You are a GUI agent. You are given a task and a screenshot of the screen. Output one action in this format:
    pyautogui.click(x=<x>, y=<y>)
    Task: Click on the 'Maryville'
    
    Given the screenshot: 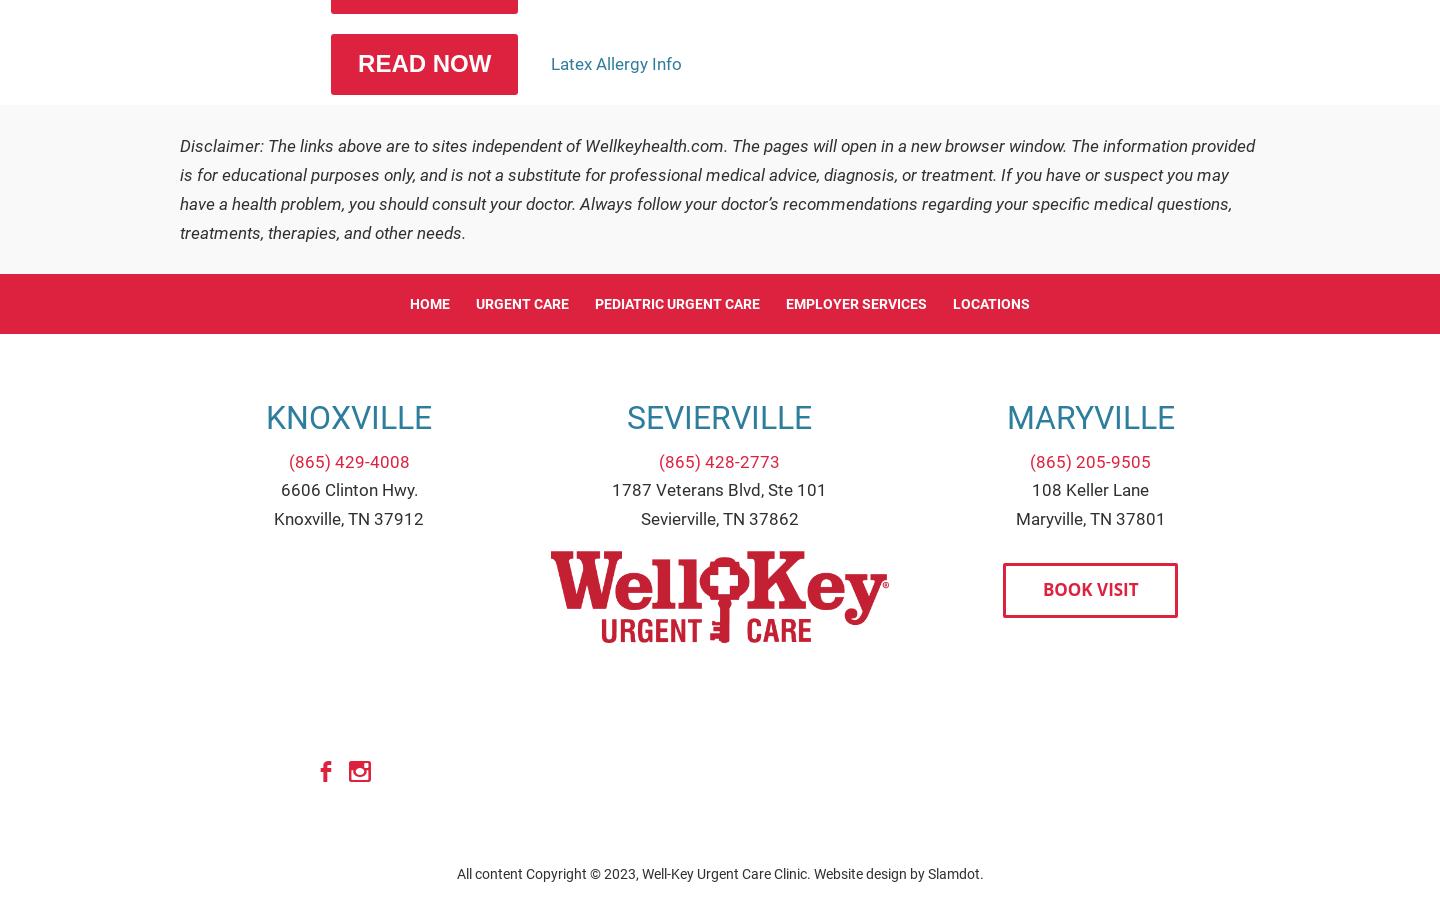 What is the action you would take?
    pyautogui.click(x=1088, y=416)
    